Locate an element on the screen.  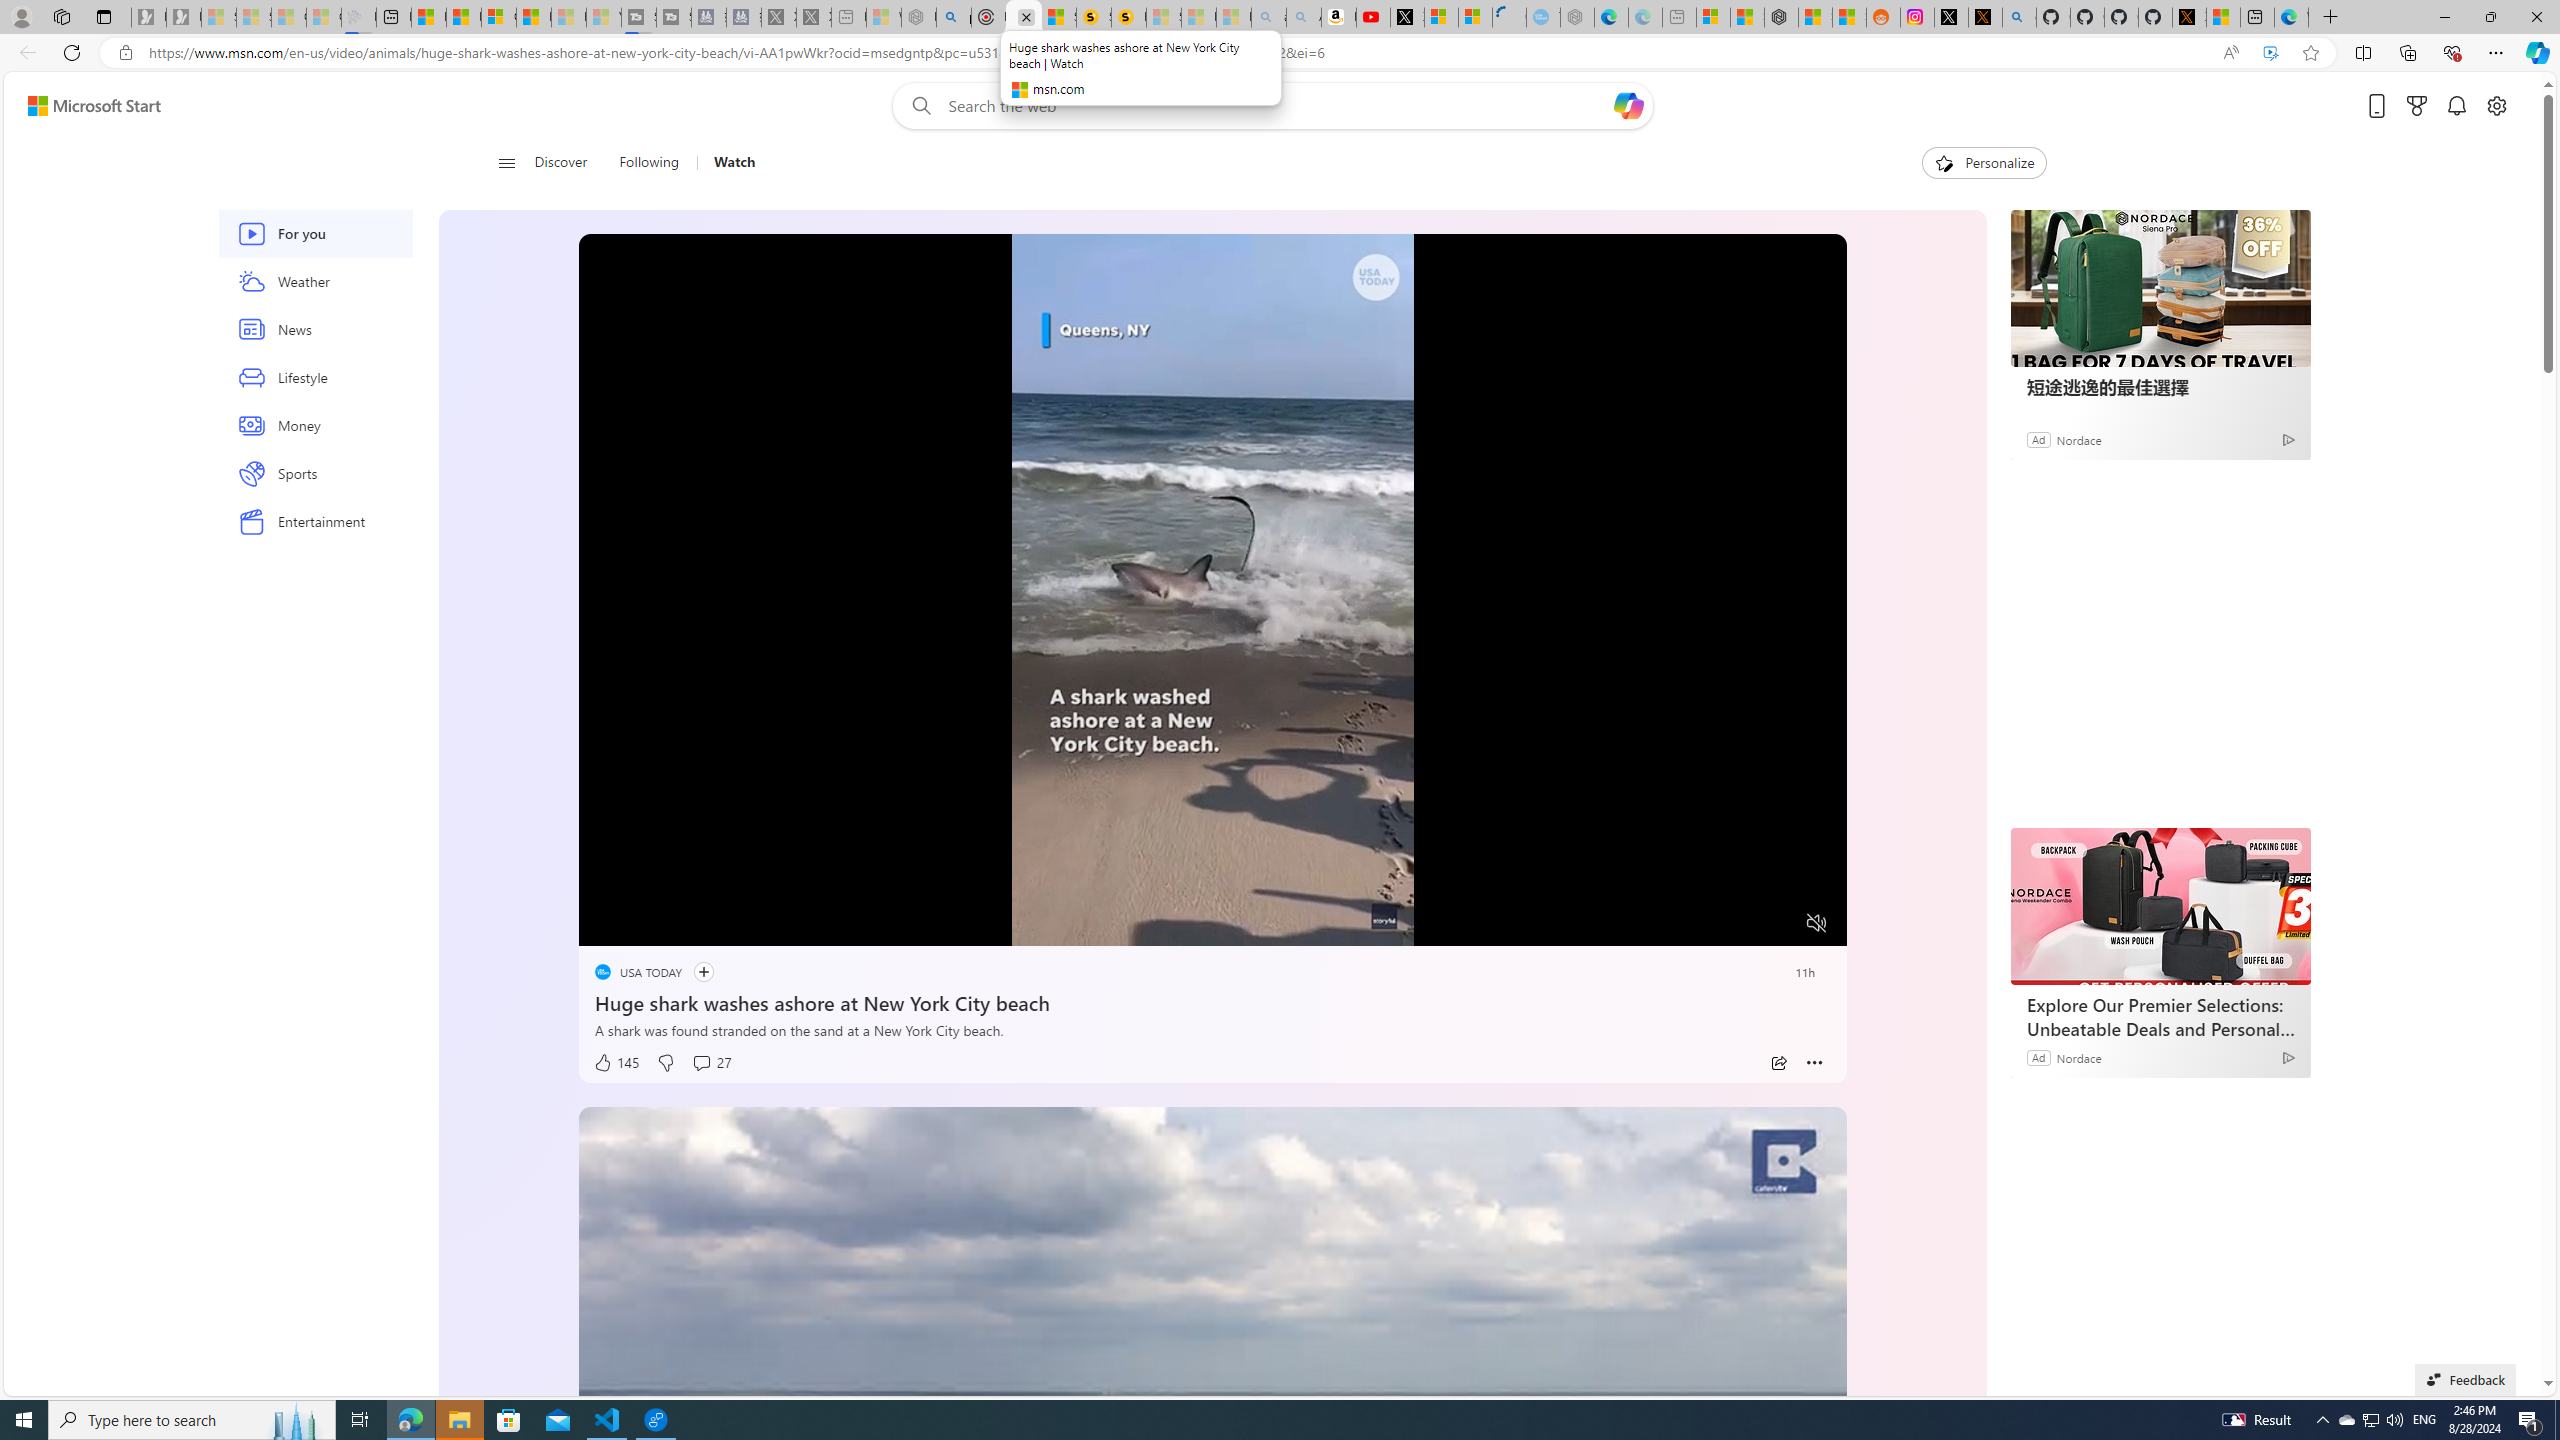
'Nordace - Duffels' is located at coordinates (1781, 16).